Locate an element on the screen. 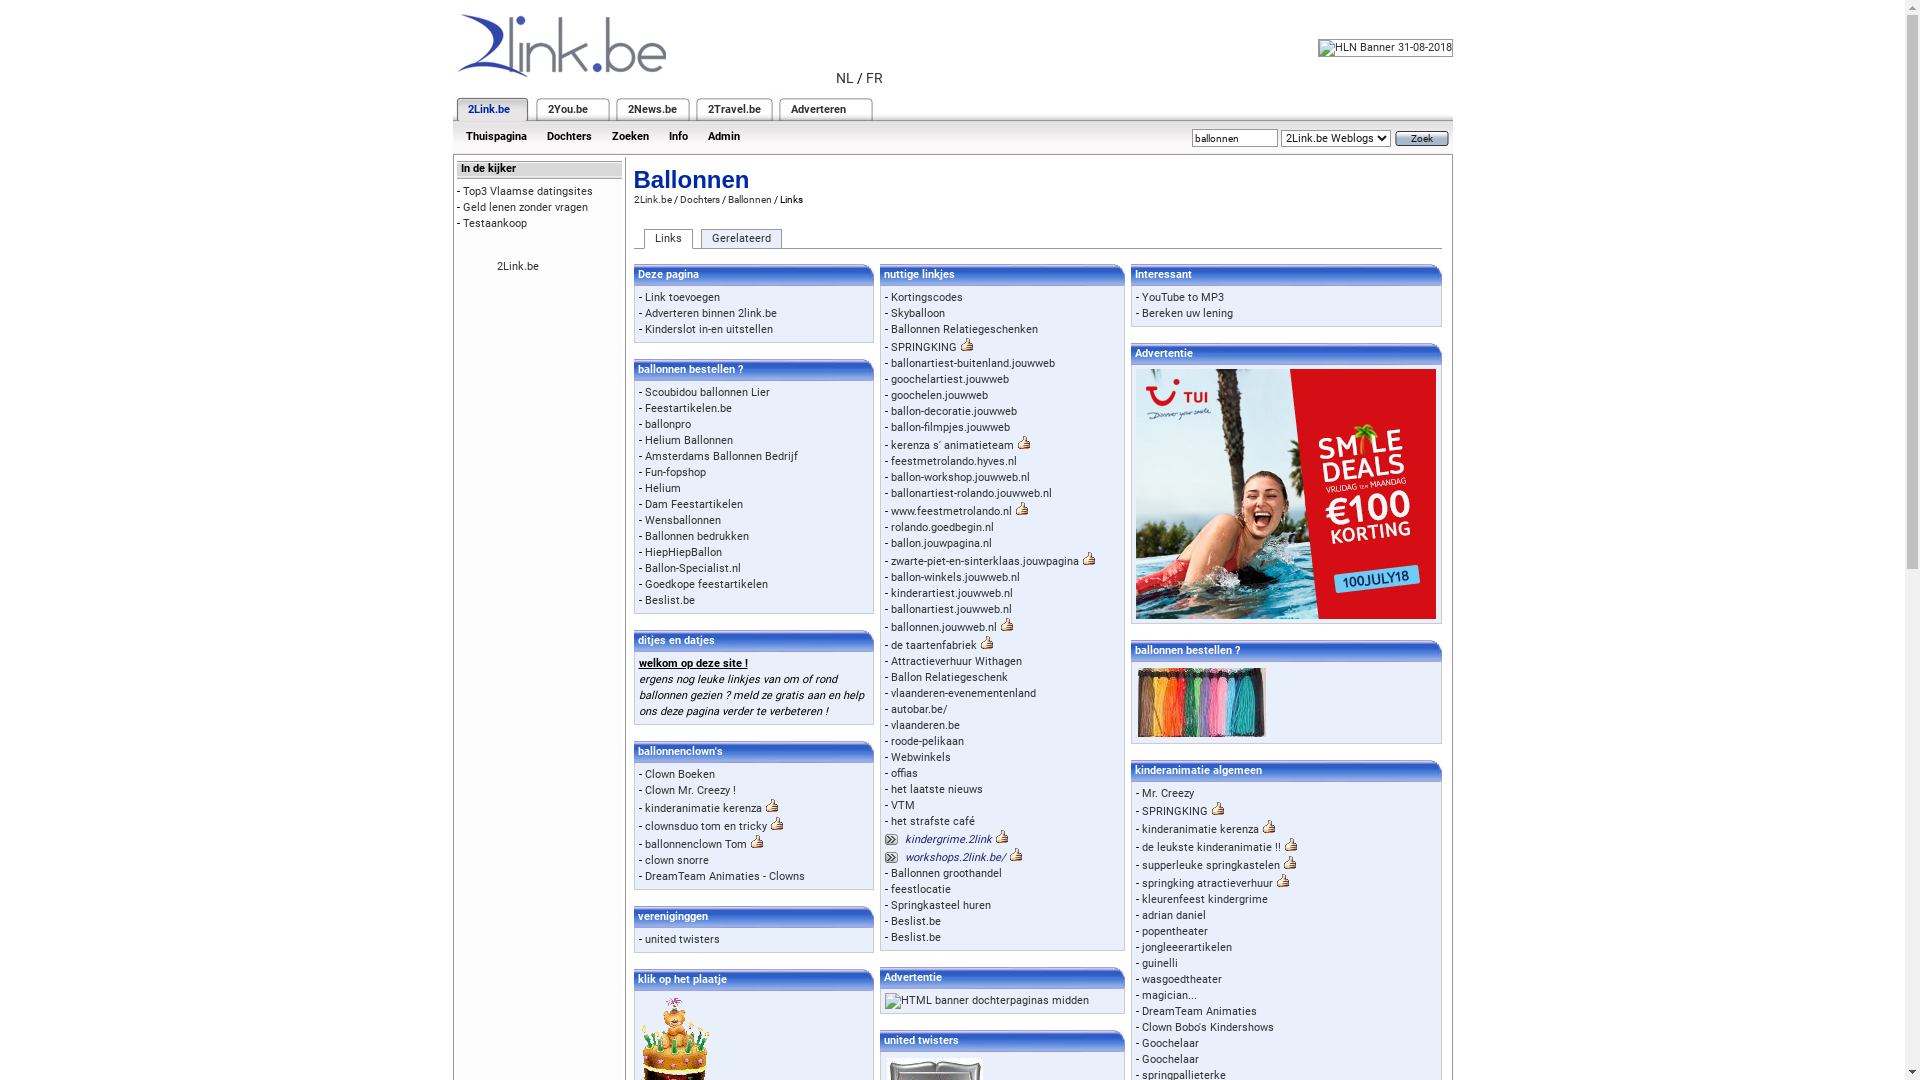  'adrian daniel' is located at coordinates (1174, 915).